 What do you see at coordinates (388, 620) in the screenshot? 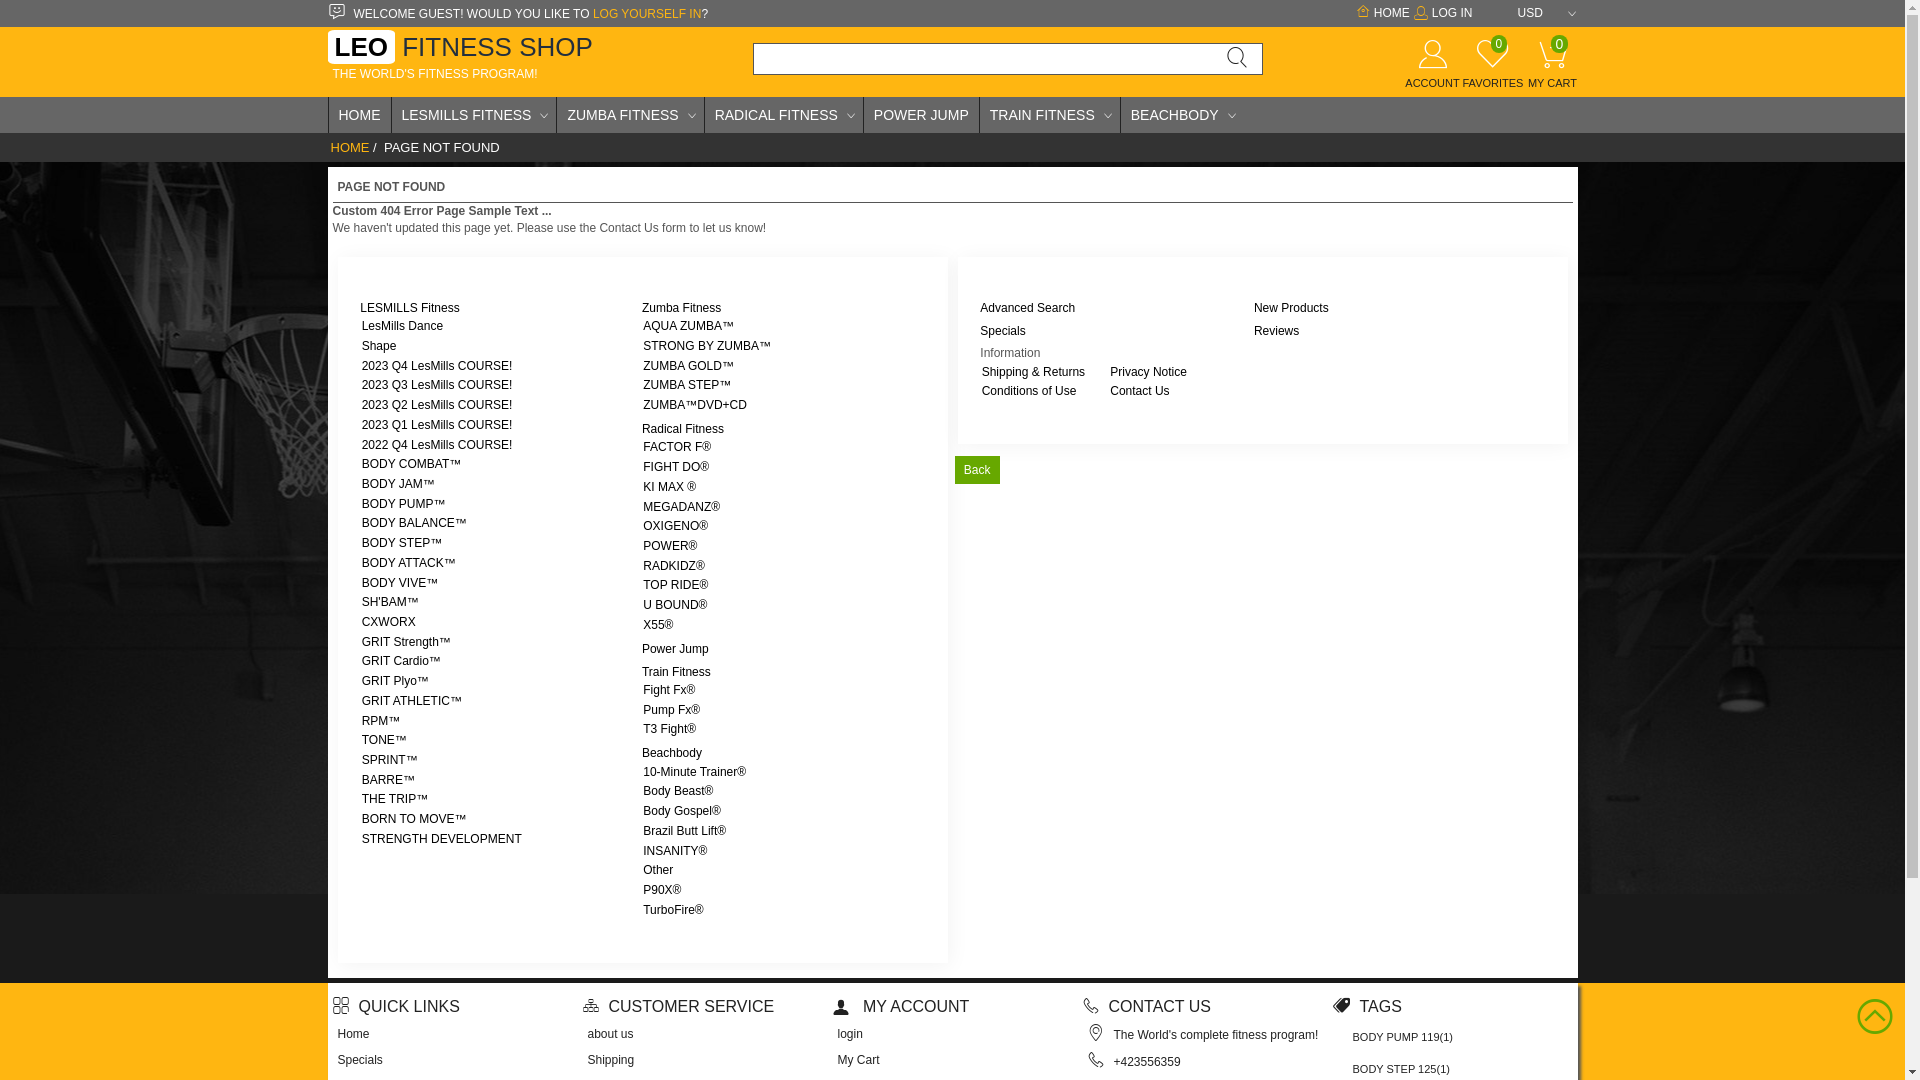
I see `'CXWORX'` at bounding box center [388, 620].